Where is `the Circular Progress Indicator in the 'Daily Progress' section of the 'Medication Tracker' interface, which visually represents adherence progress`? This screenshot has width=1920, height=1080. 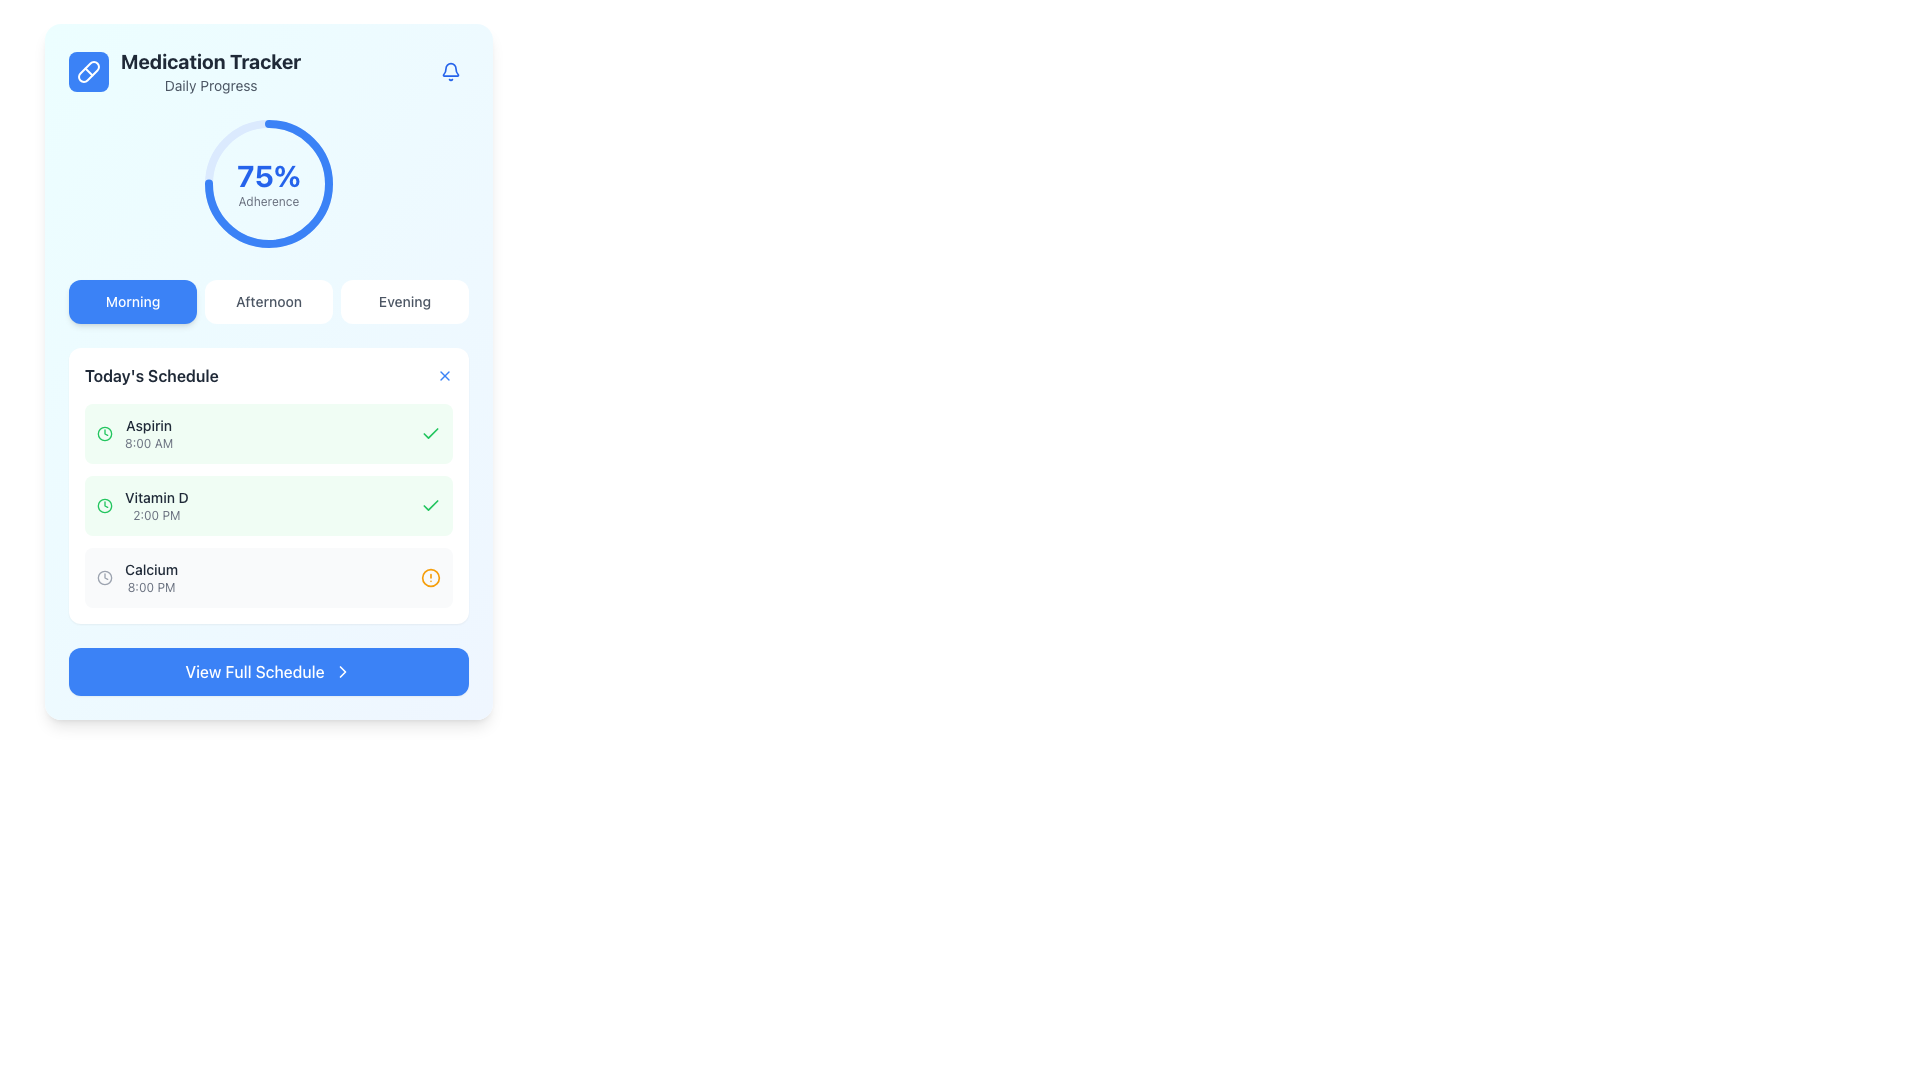
the Circular Progress Indicator in the 'Daily Progress' section of the 'Medication Tracker' interface, which visually represents adherence progress is located at coordinates (267, 184).